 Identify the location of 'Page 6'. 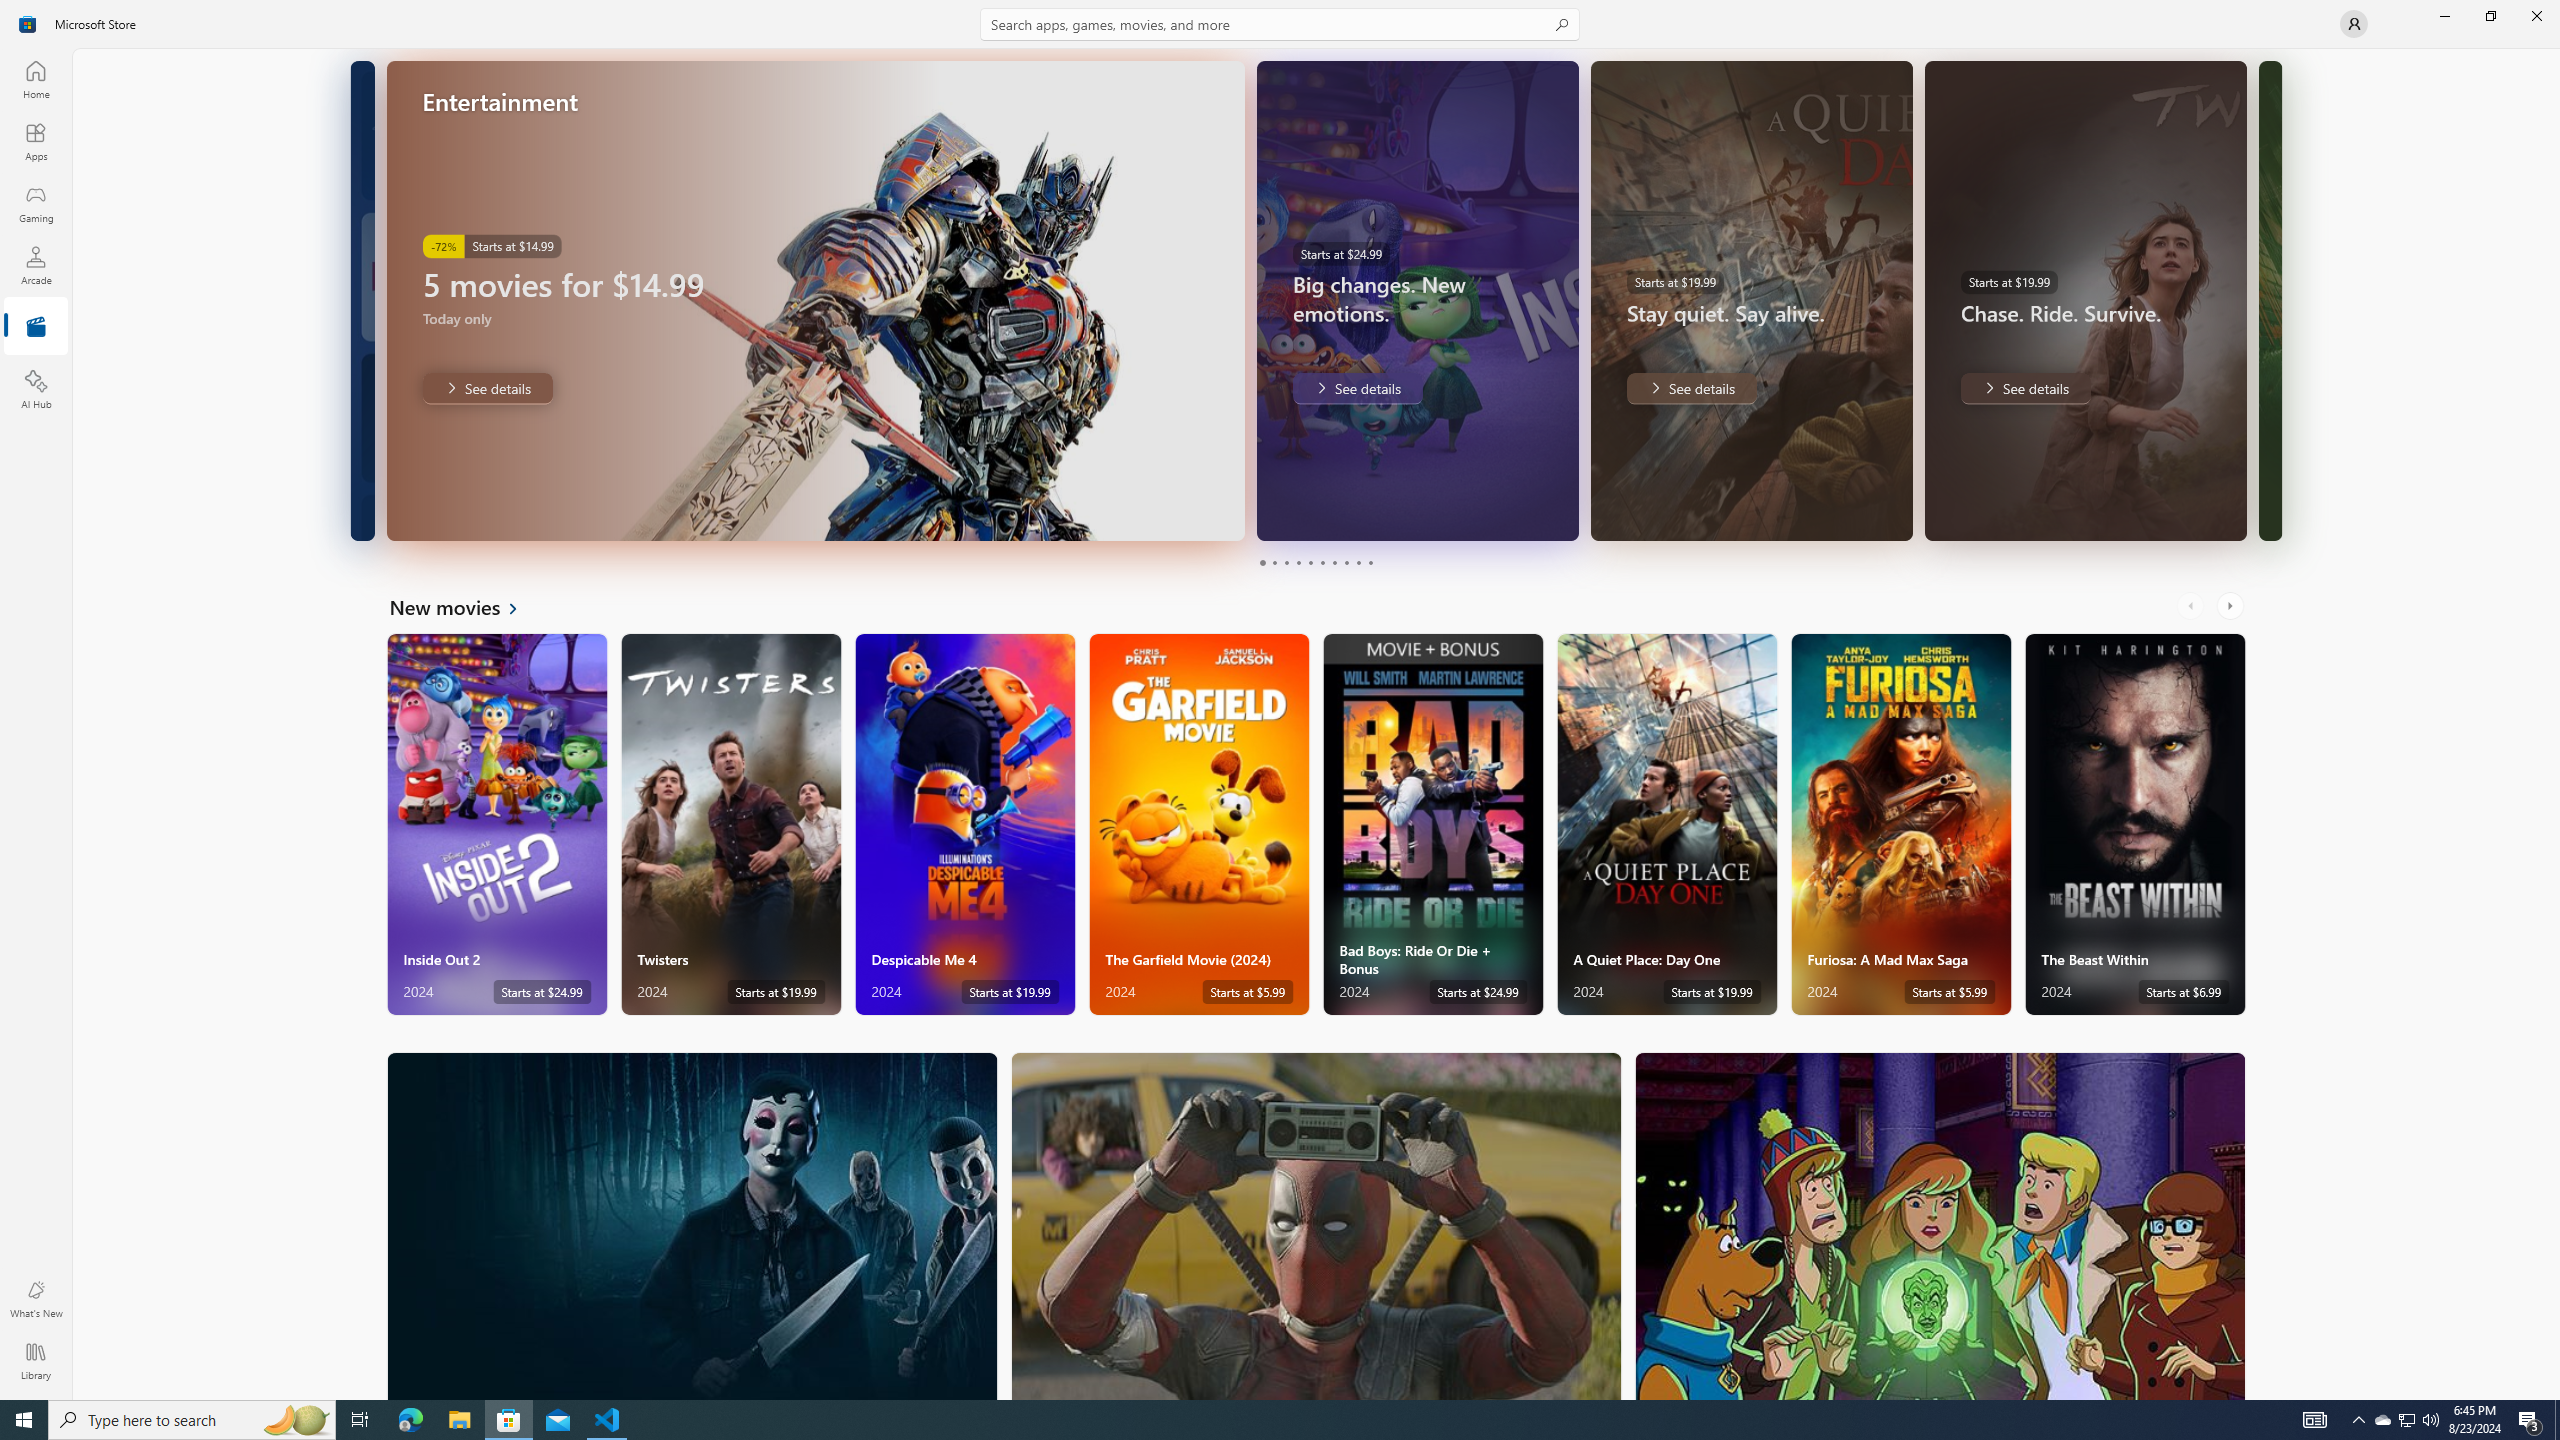
(1321, 562).